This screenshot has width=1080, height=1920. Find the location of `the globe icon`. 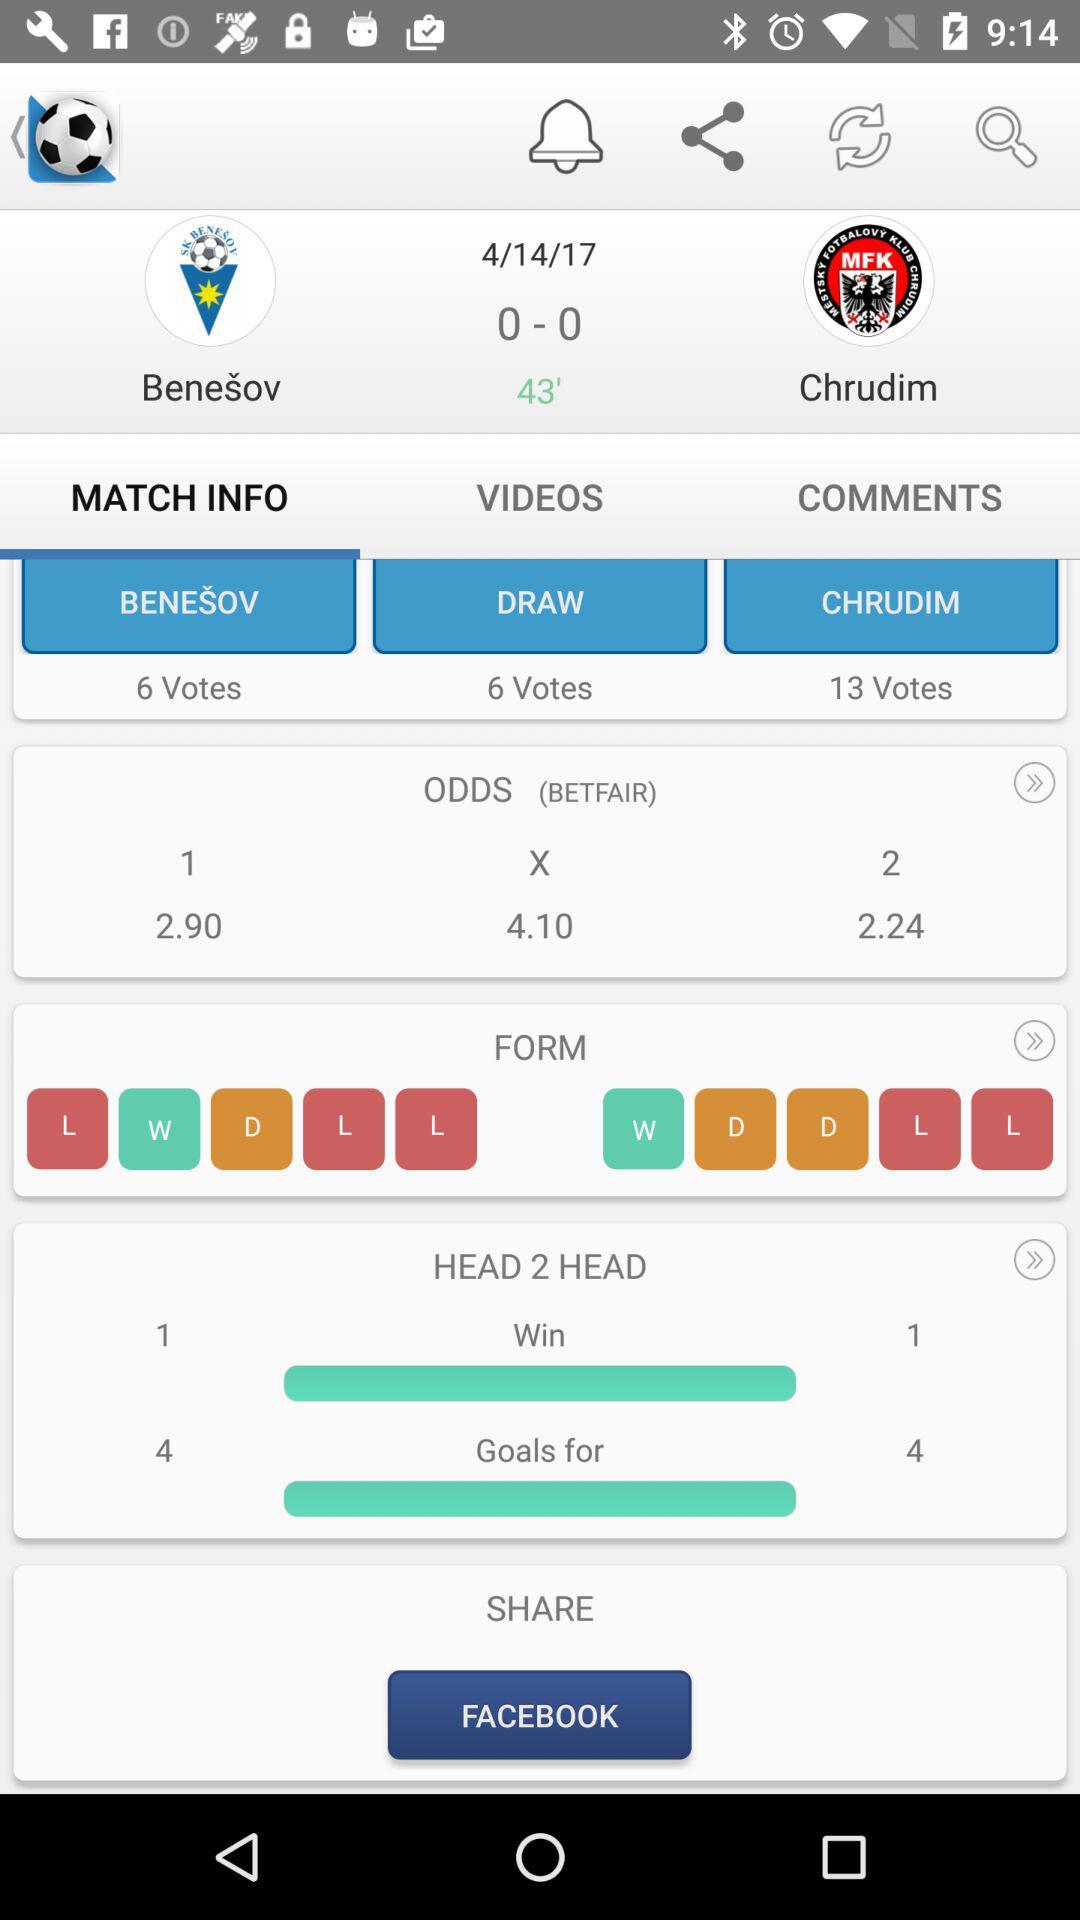

the globe icon is located at coordinates (867, 279).